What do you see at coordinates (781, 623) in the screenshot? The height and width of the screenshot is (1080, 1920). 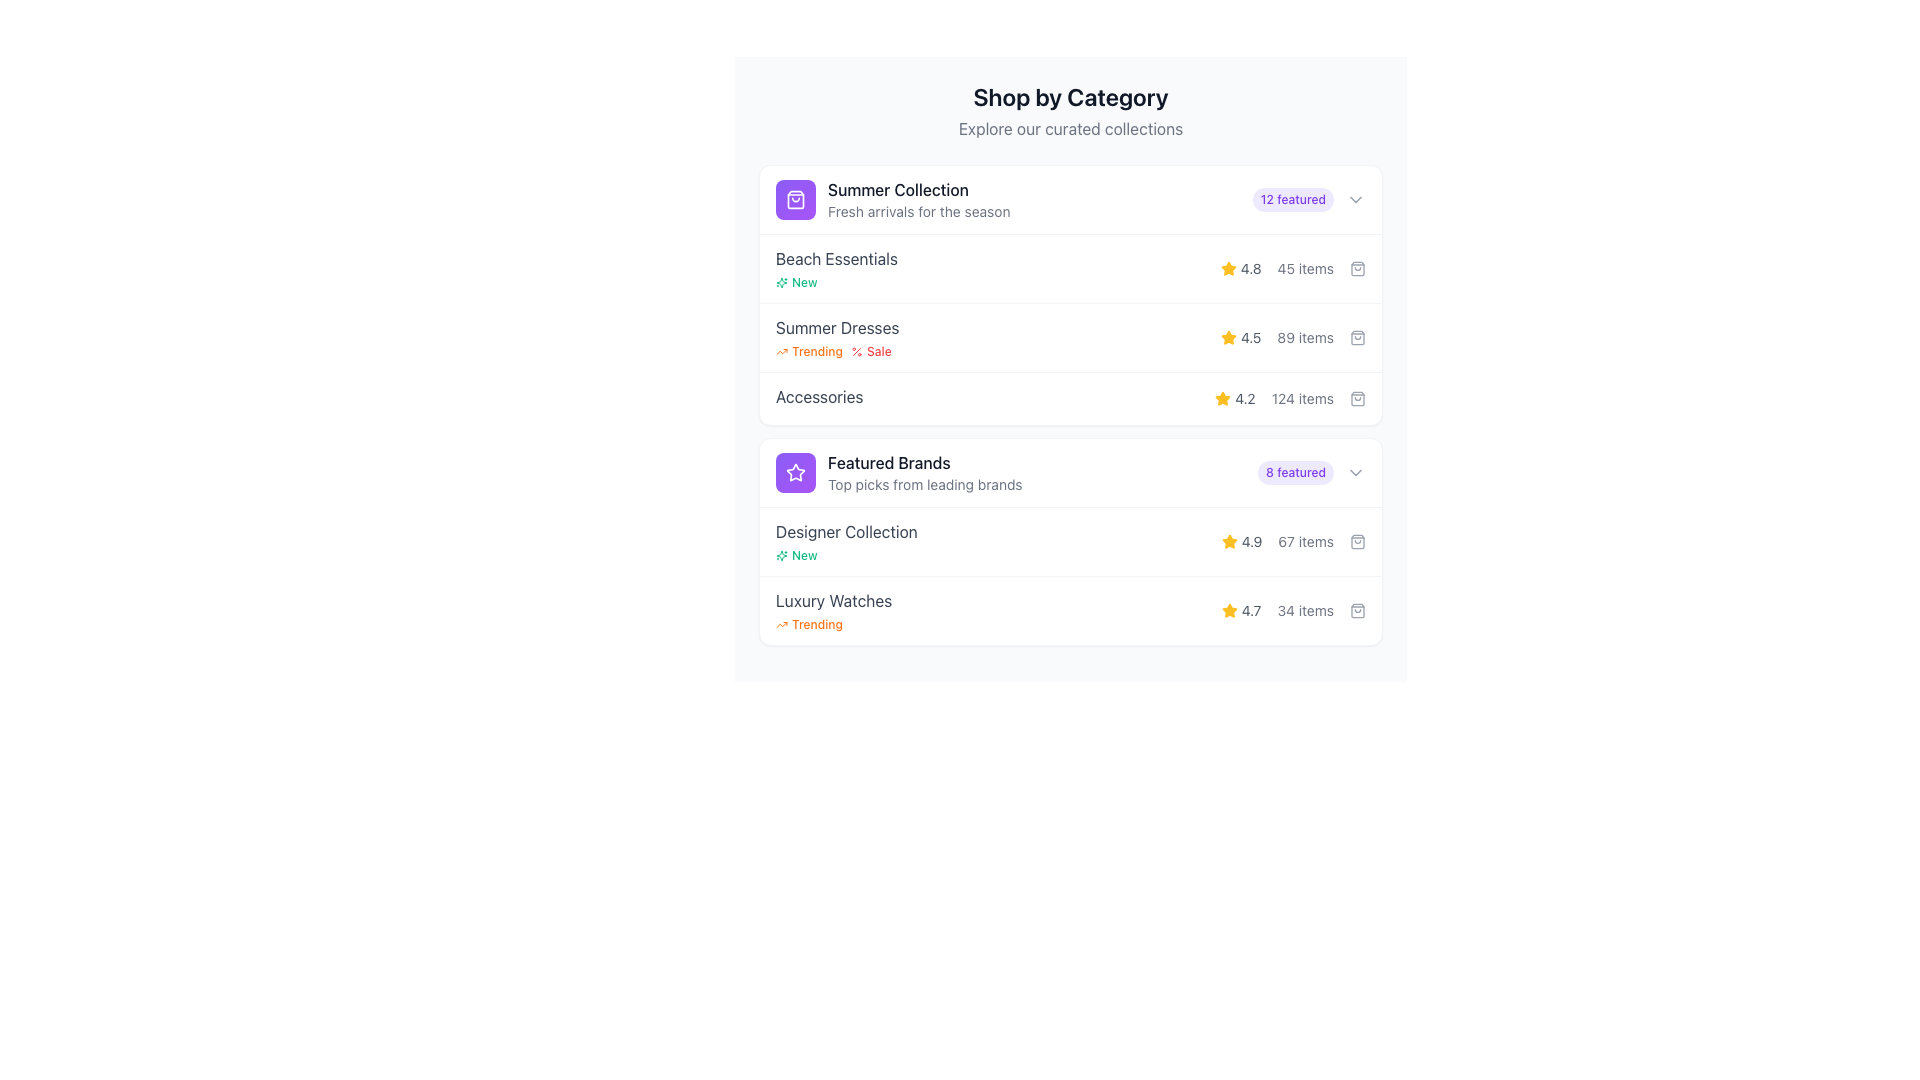 I see `the upward-trending arrow icon located to the left of the 'Trending' label, which is part of a group of orange-themed elements` at bounding box center [781, 623].